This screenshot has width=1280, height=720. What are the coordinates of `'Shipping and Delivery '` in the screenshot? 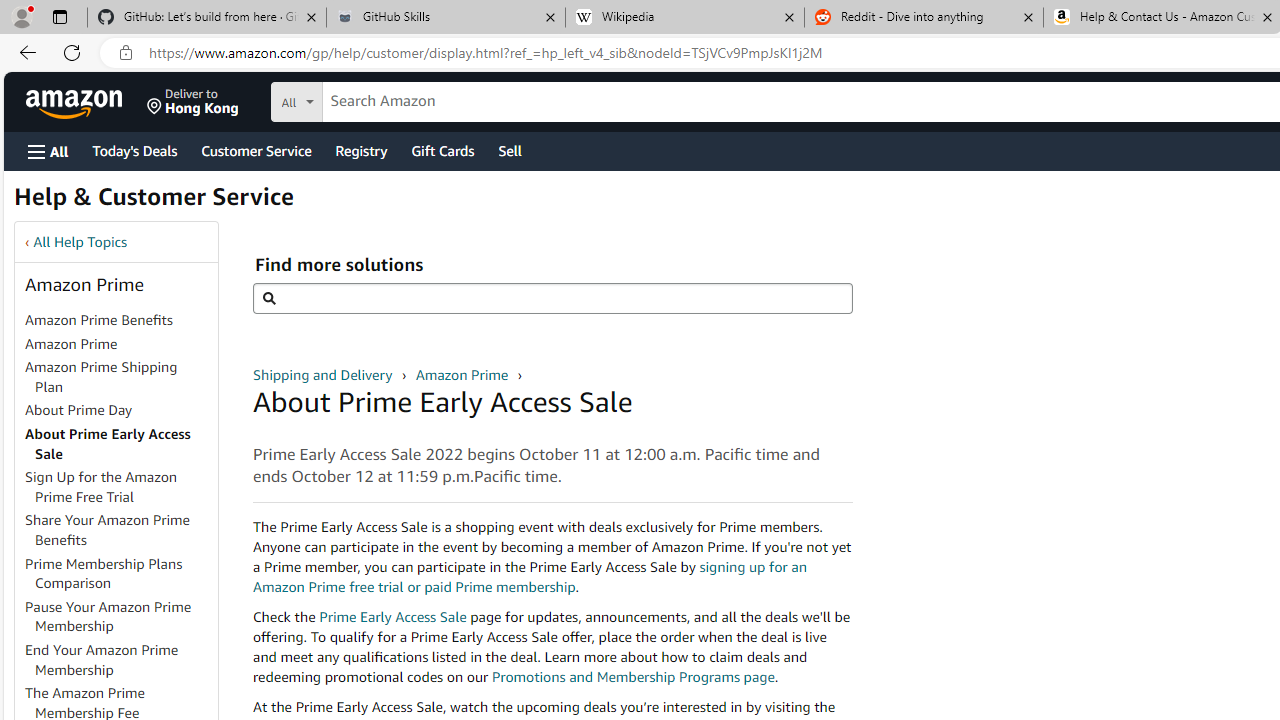 It's located at (325, 374).